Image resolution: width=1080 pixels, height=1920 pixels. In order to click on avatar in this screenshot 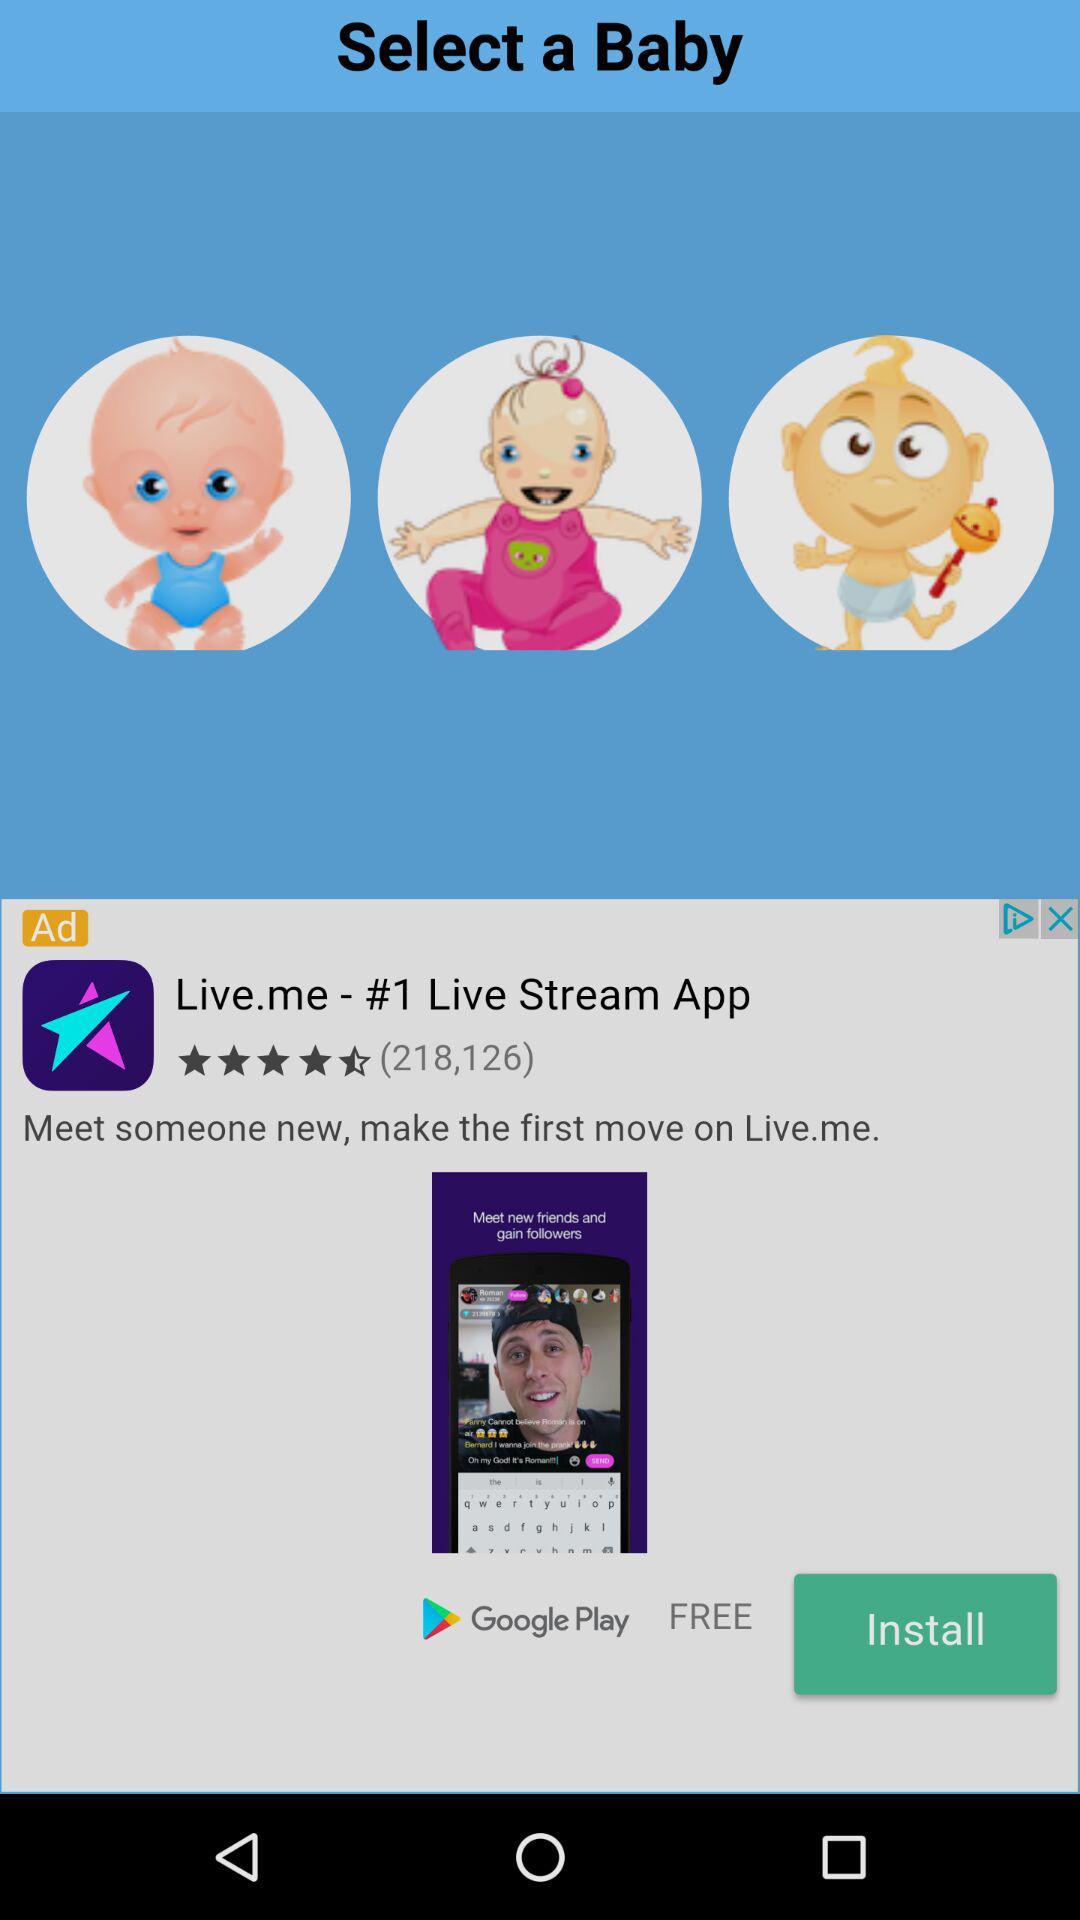, I will do `click(188, 492)`.